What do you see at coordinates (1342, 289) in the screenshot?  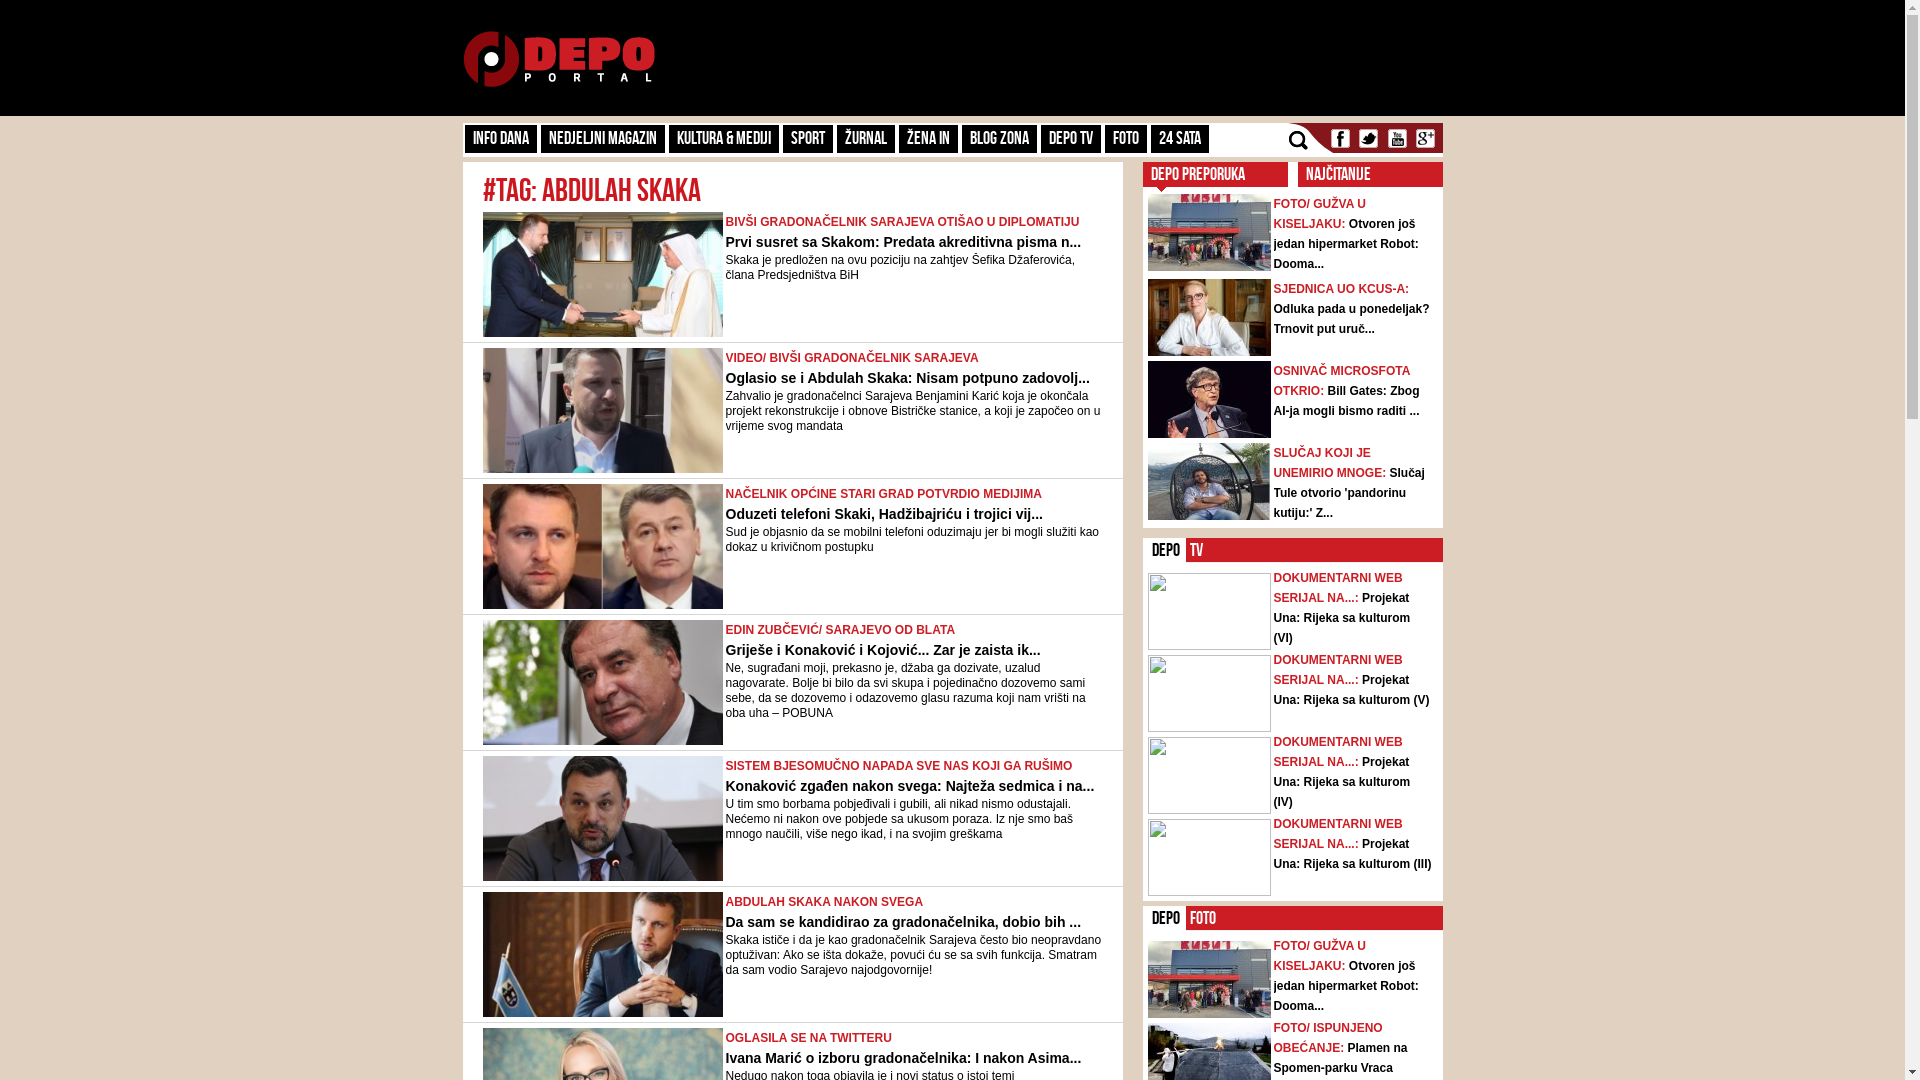 I see `'SJEDNICA UO KCUS-A:'` at bounding box center [1342, 289].